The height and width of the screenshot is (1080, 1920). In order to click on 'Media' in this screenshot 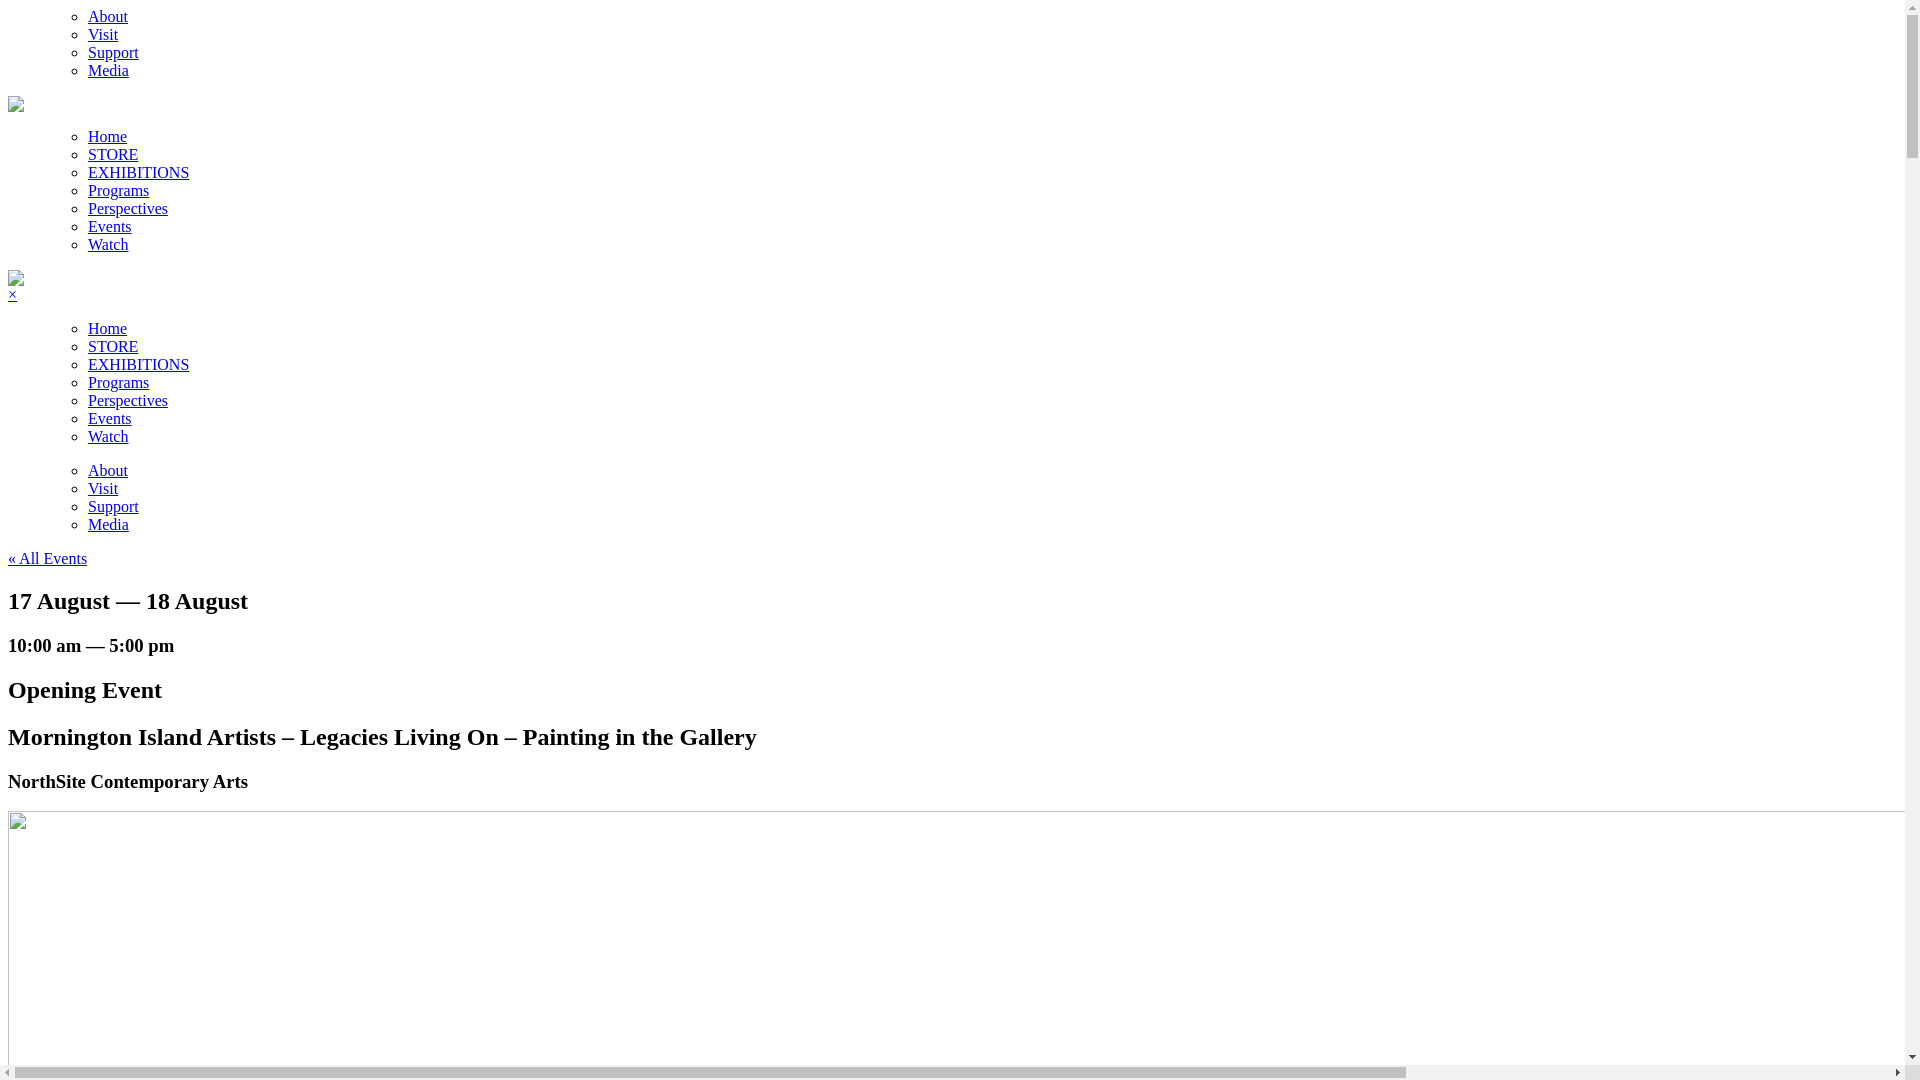, I will do `click(107, 69)`.